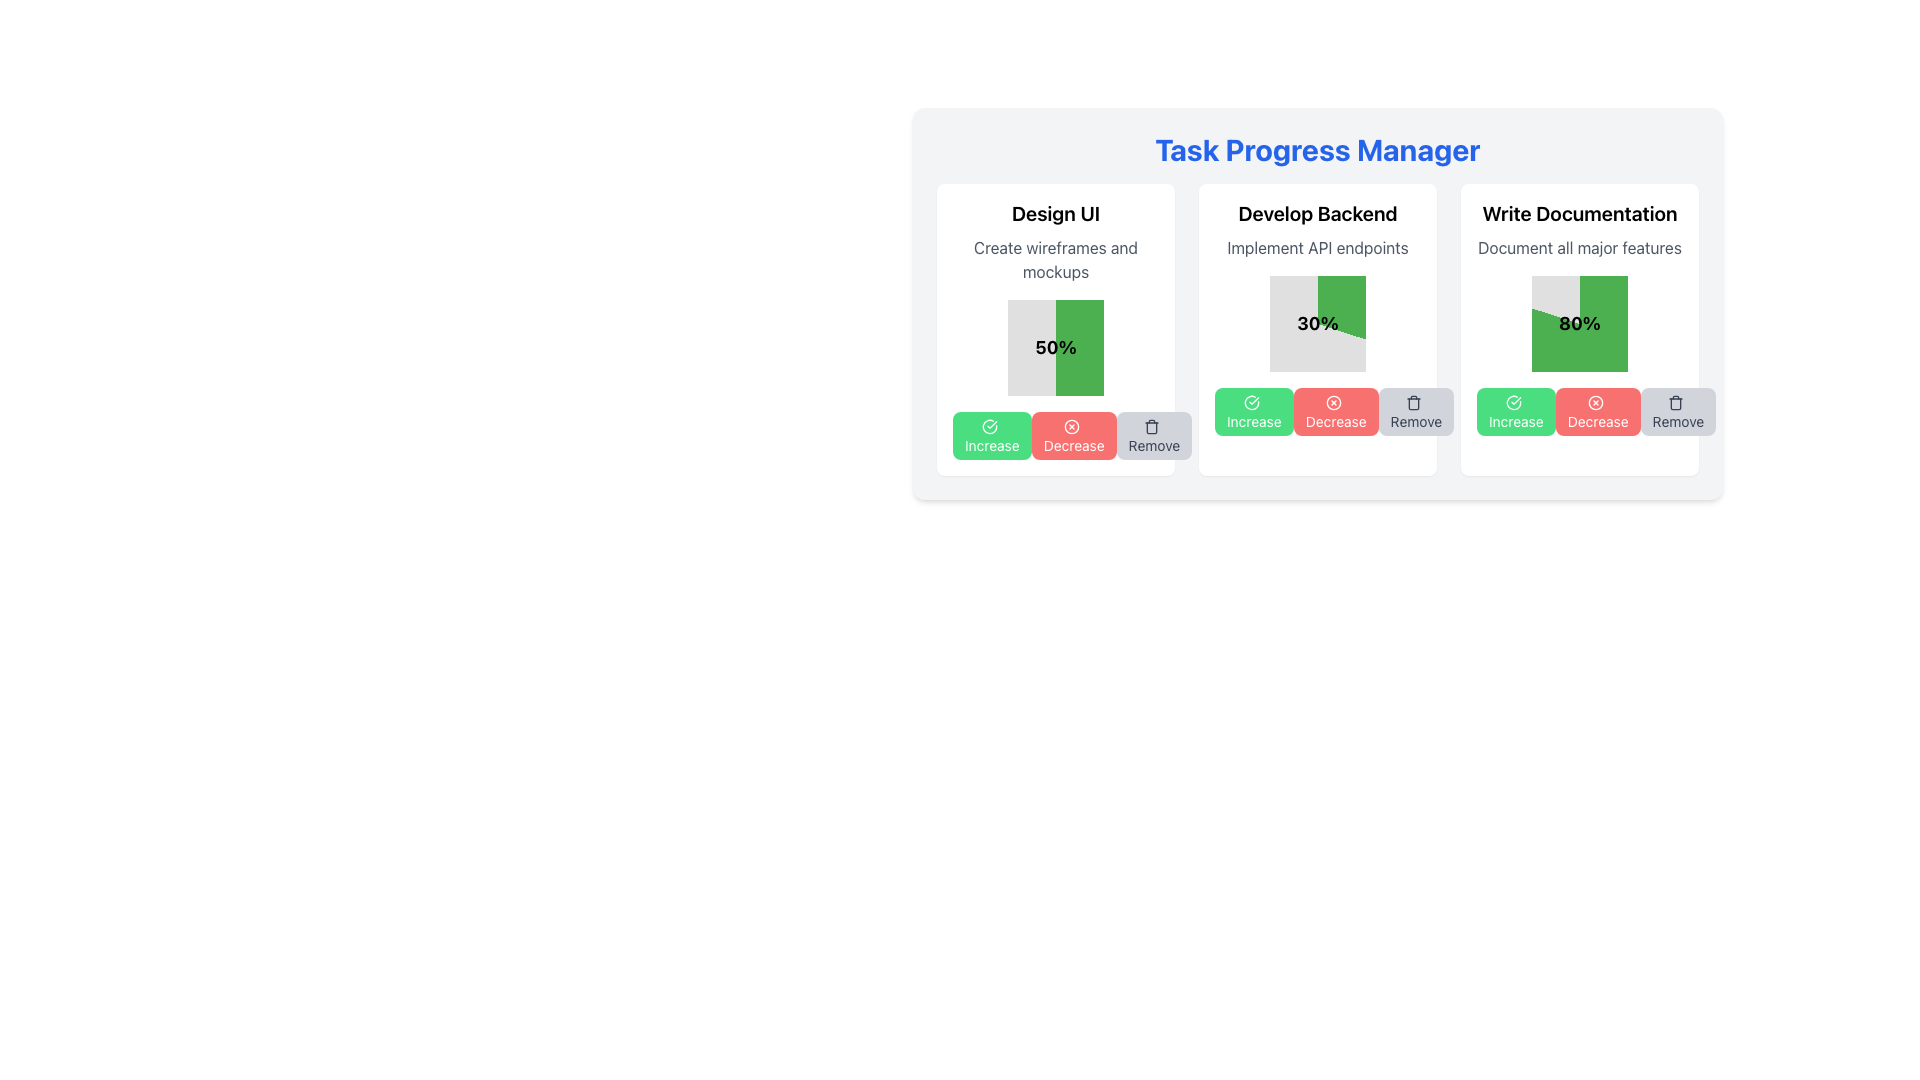 This screenshot has height=1080, width=1920. I want to click on the 'Increase' button with a green background and checkmark icon to increase the value or progress, so click(1516, 411).